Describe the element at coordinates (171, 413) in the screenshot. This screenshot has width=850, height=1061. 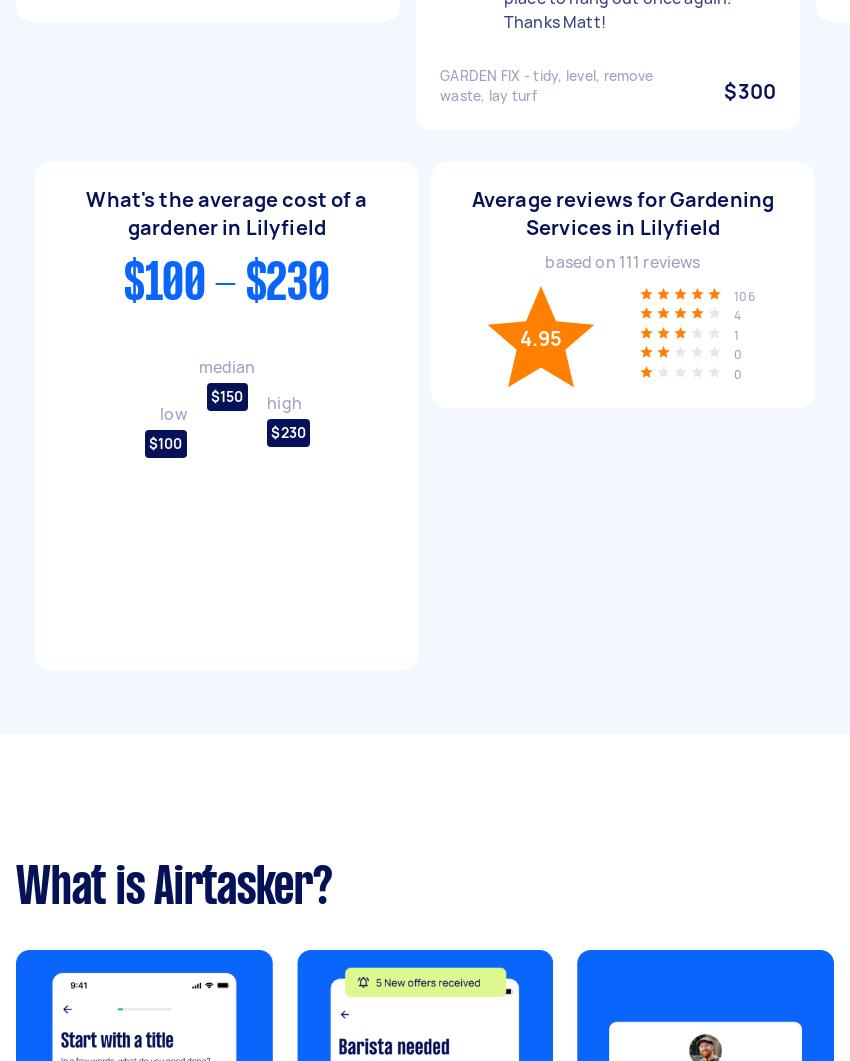
I see `'low'` at that location.